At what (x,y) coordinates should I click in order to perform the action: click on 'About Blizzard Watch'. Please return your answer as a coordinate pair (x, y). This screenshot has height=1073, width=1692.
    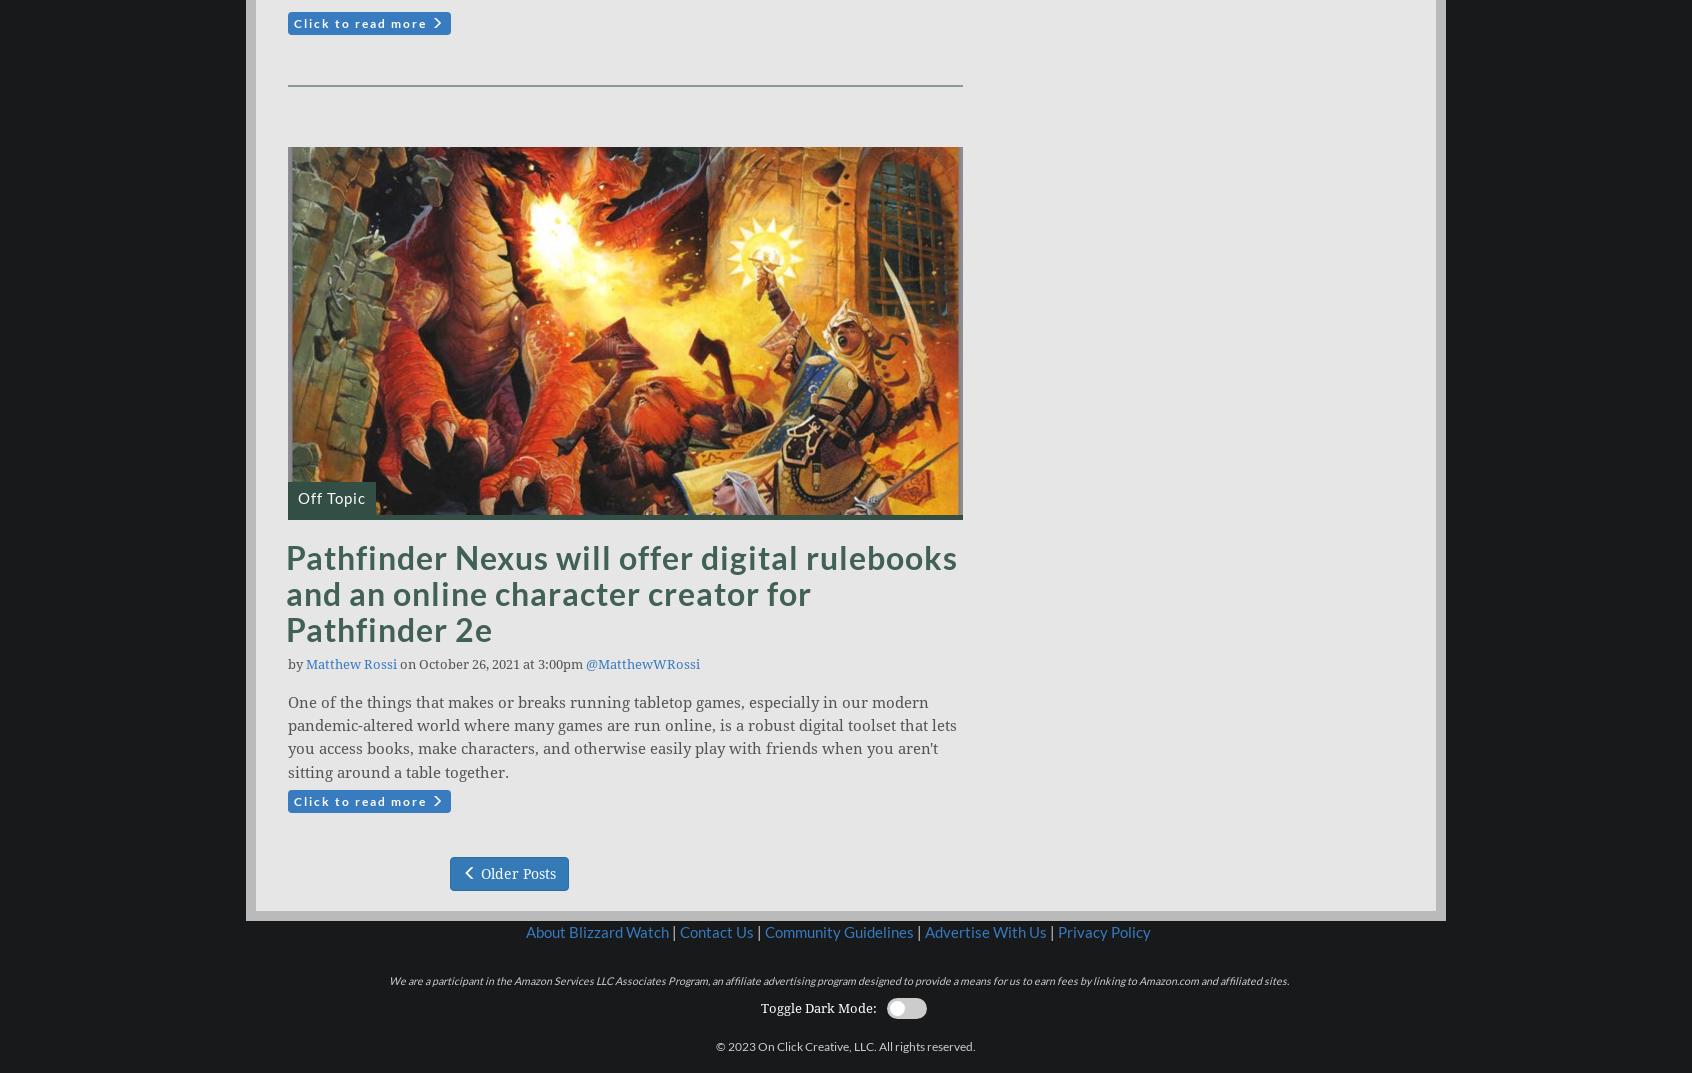
    Looking at the image, I should click on (596, 932).